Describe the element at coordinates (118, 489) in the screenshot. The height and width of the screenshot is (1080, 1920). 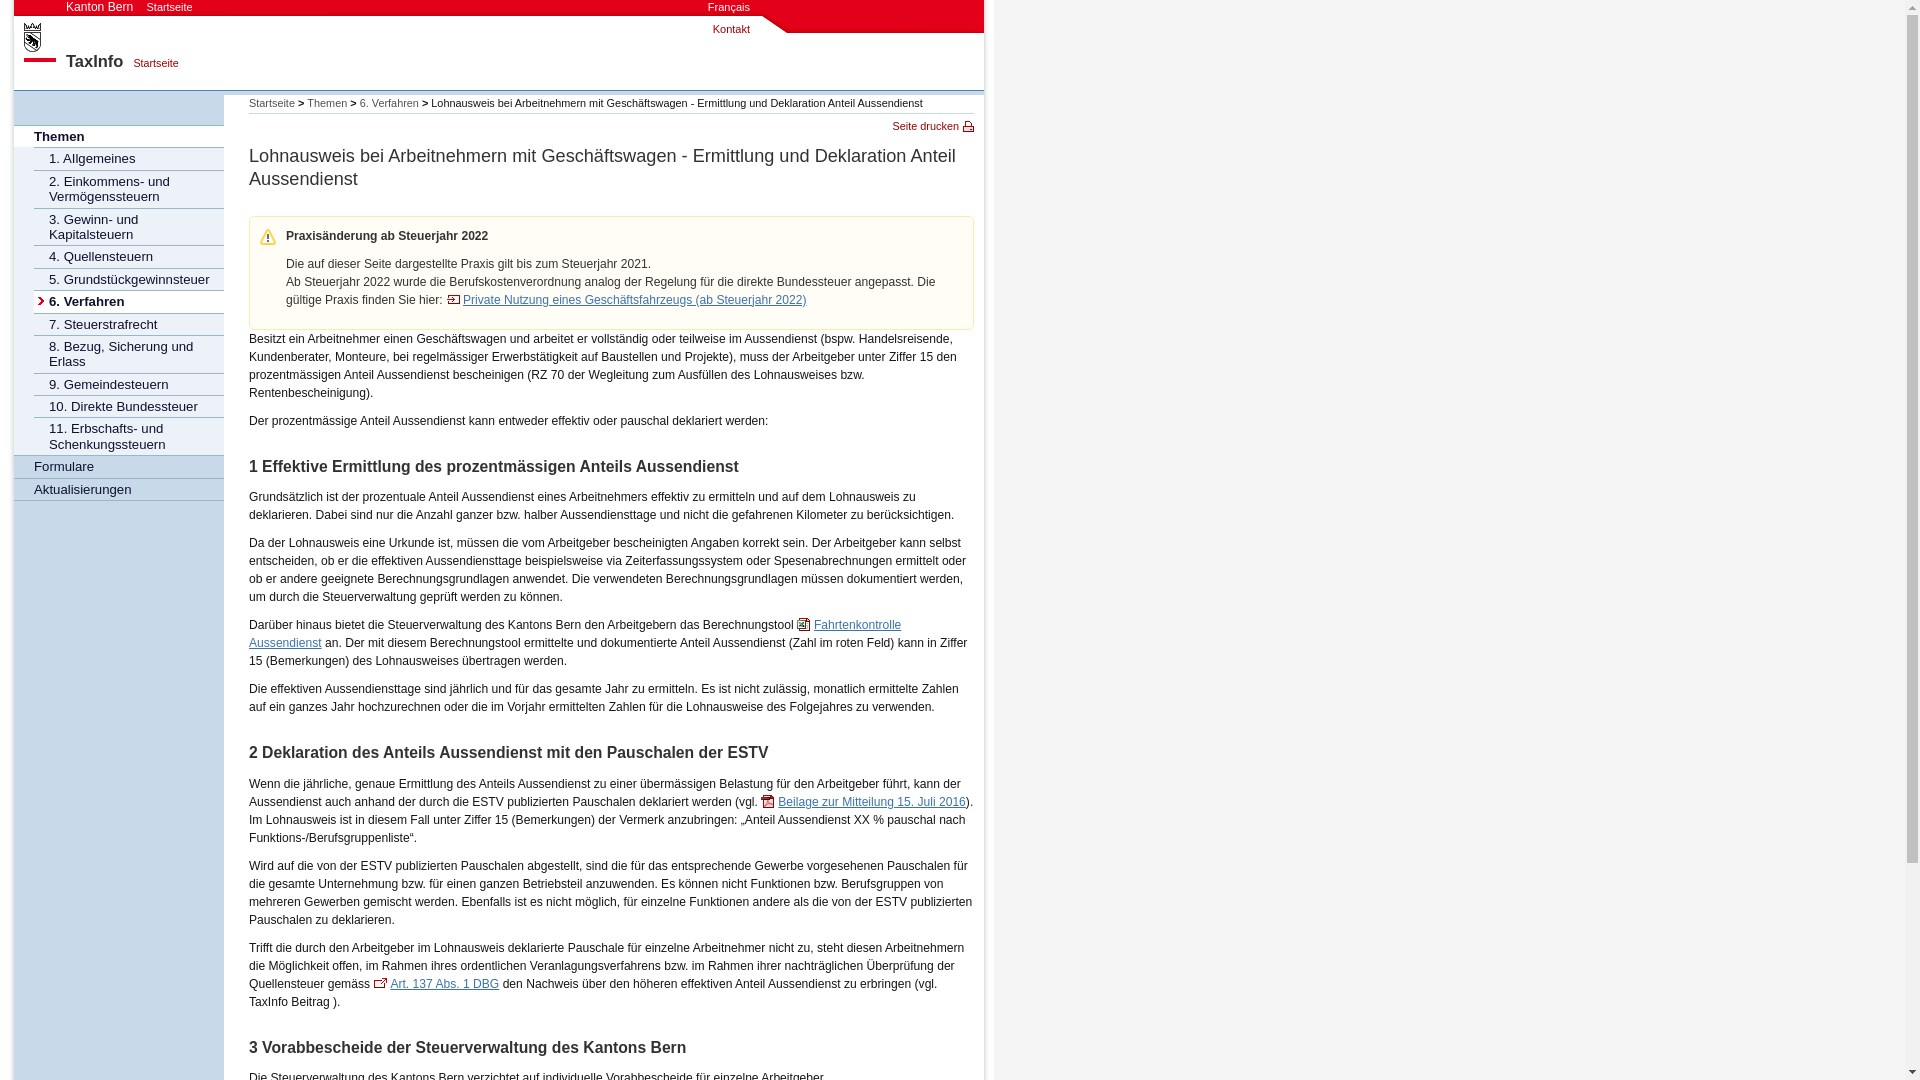
I see `'Aktualisierungen'` at that location.